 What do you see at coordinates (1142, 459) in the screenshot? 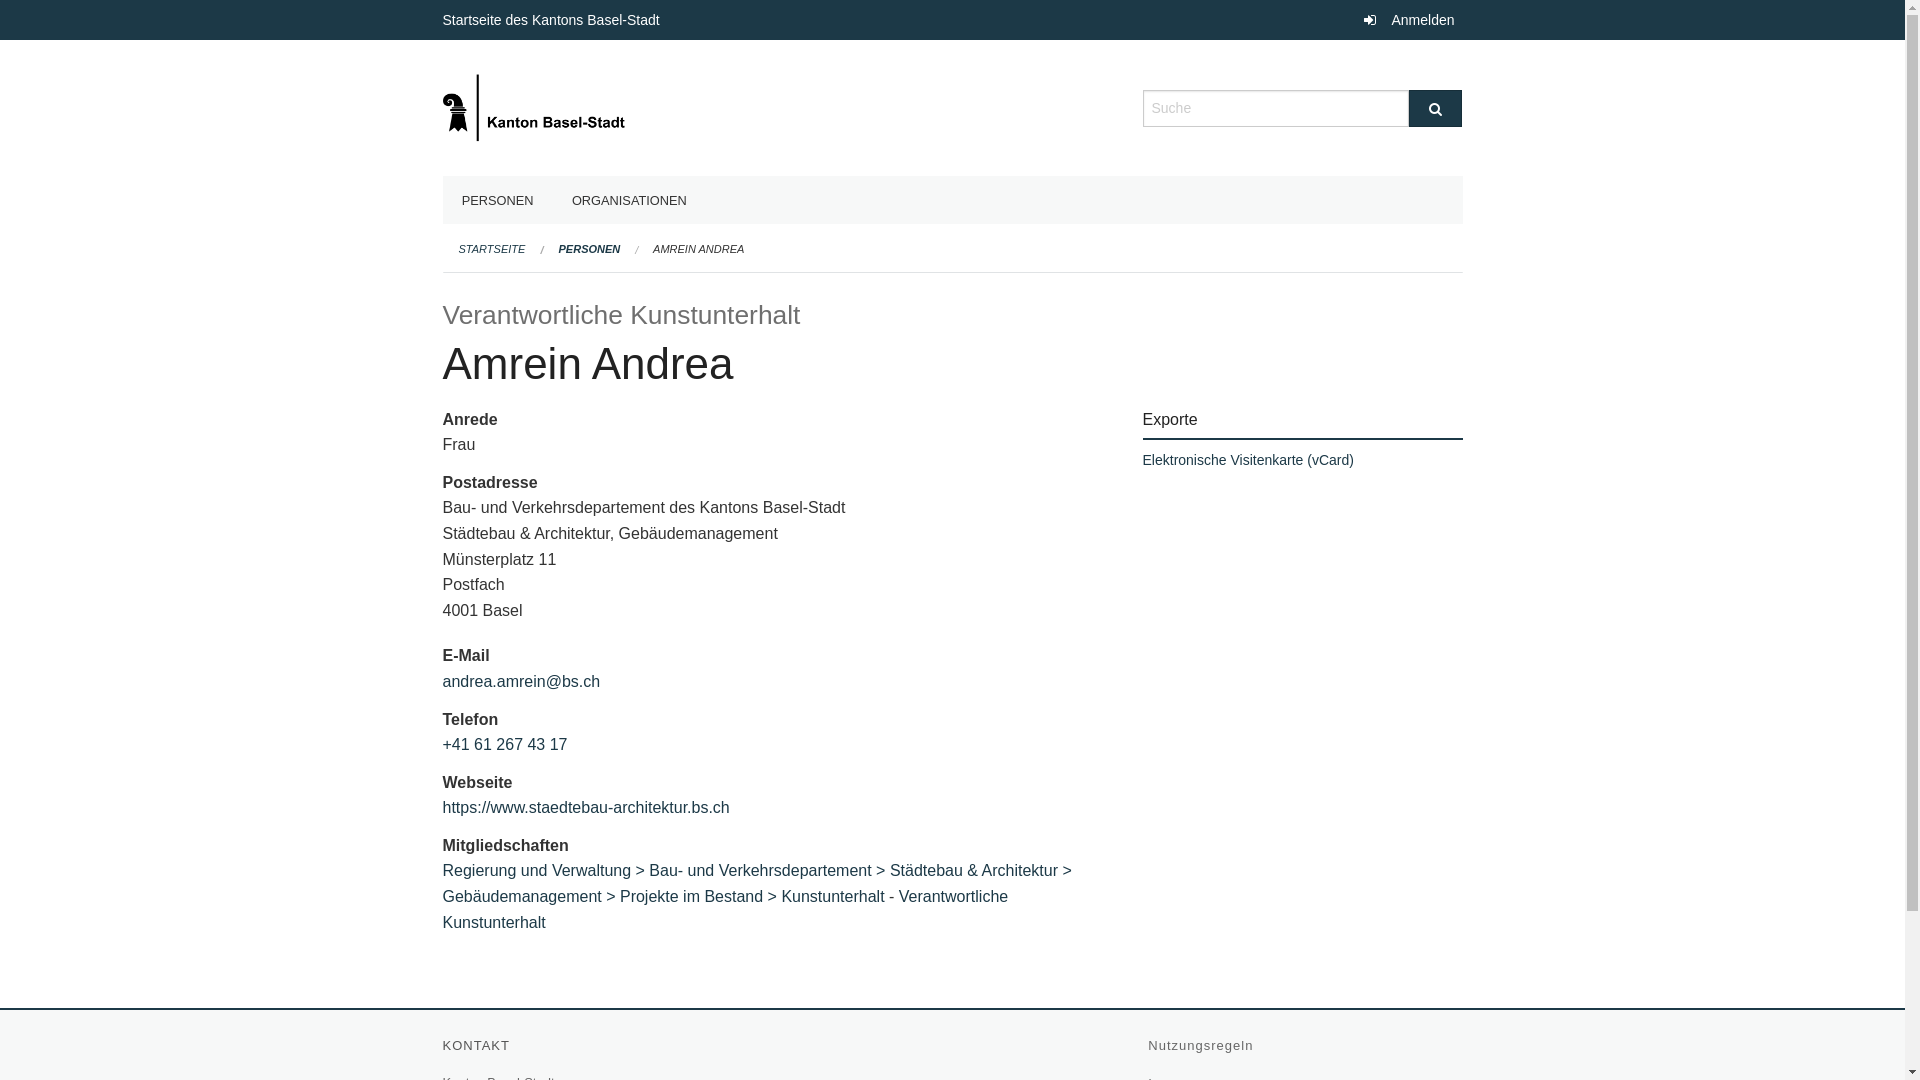
I see `'Elektronische Visitenkarte (vCard)'` at bounding box center [1142, 459].